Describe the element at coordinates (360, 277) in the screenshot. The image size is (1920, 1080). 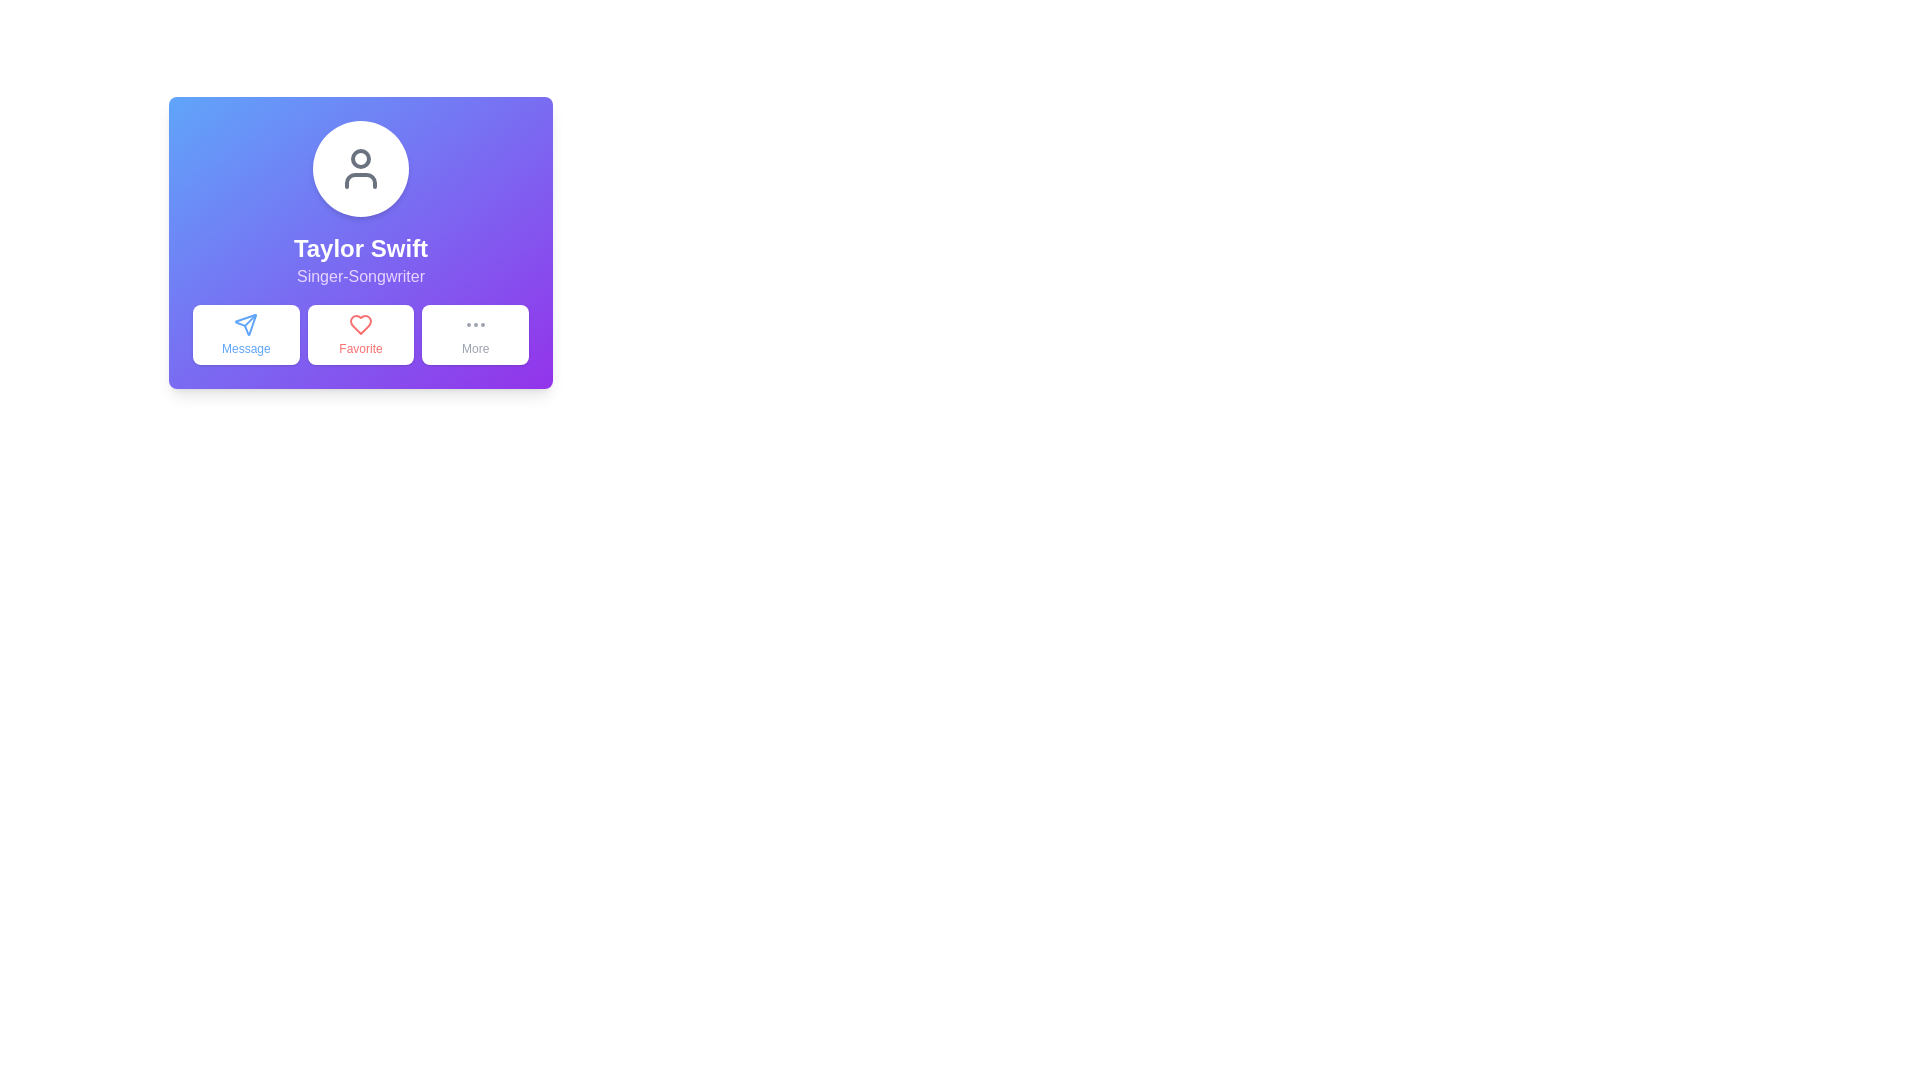
I see `the text label reading 'Singer-Songwriter' in light purple color, located at the bottom of the header section of the profile card` at that location.